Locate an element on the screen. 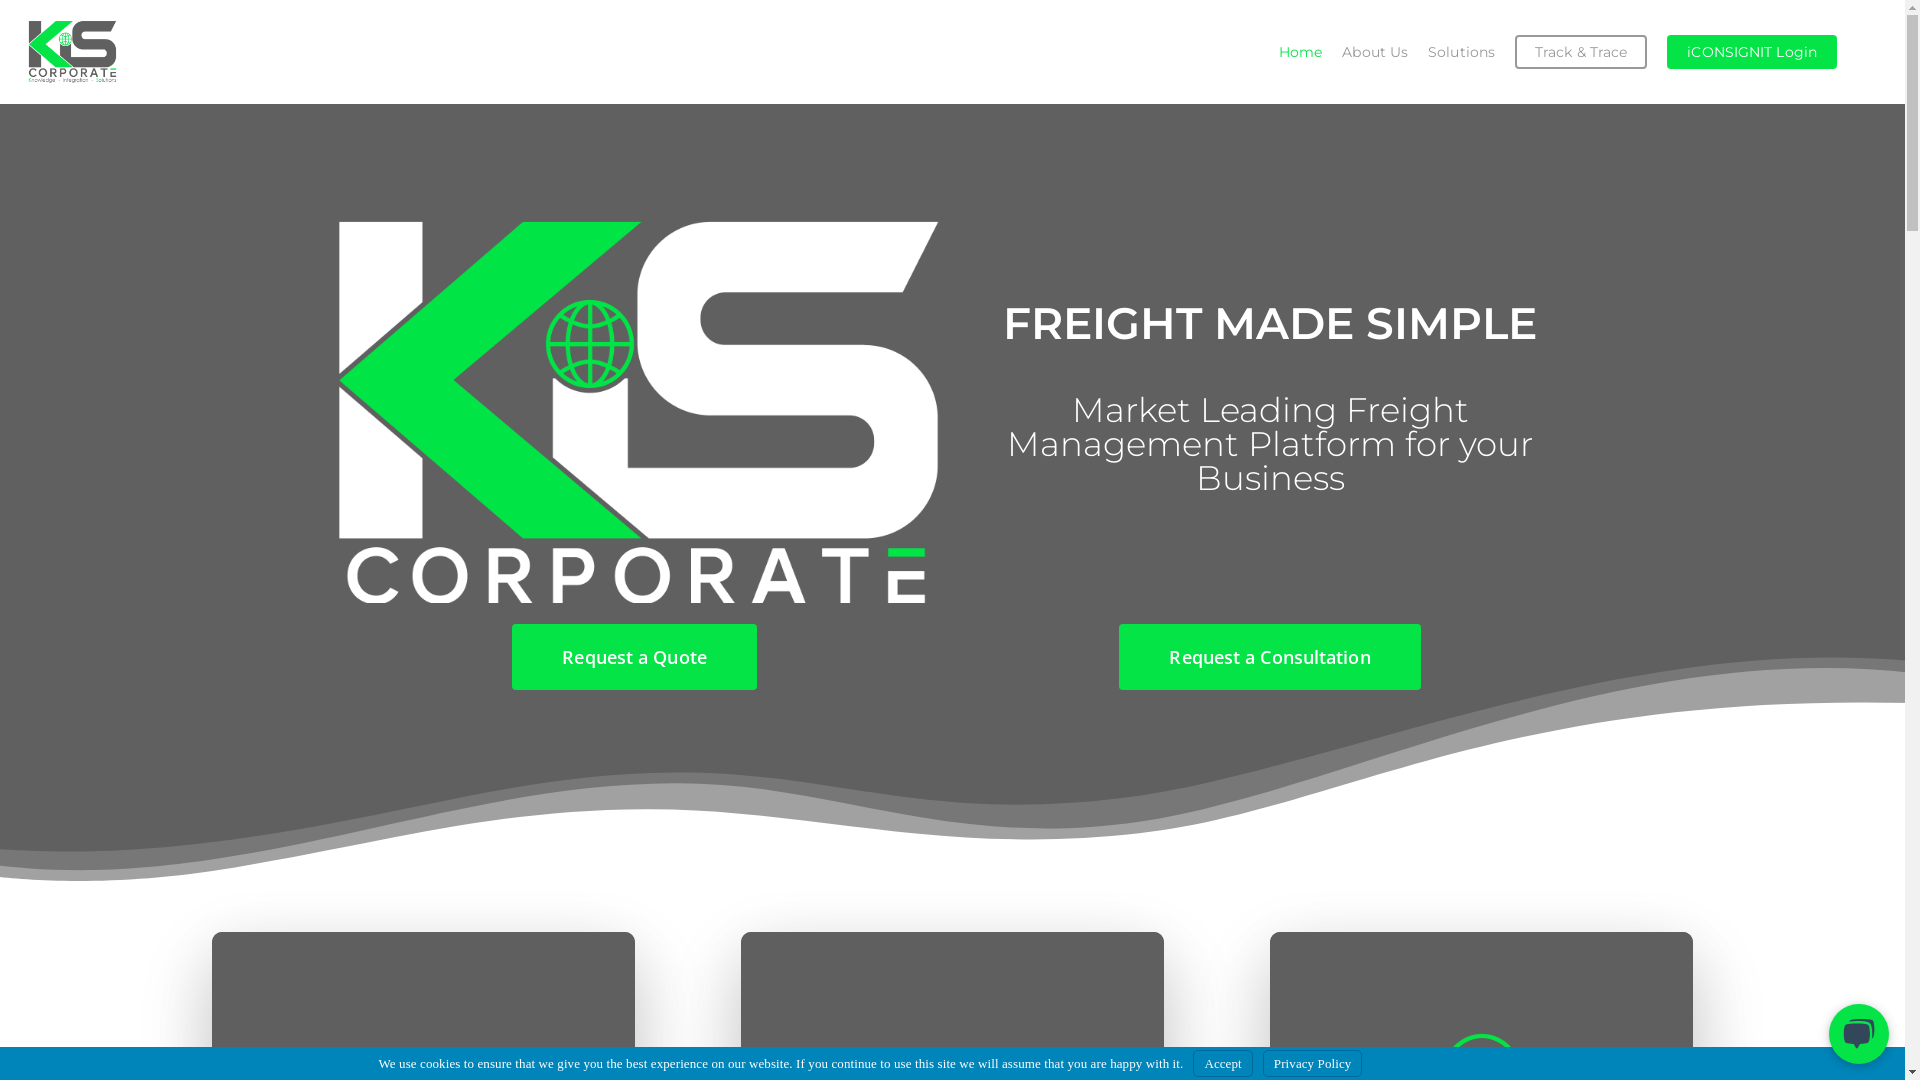 The width and height of the screenshot is (1920, 1080). 'Request a Consultation' is located at coordinates (1268, 656).